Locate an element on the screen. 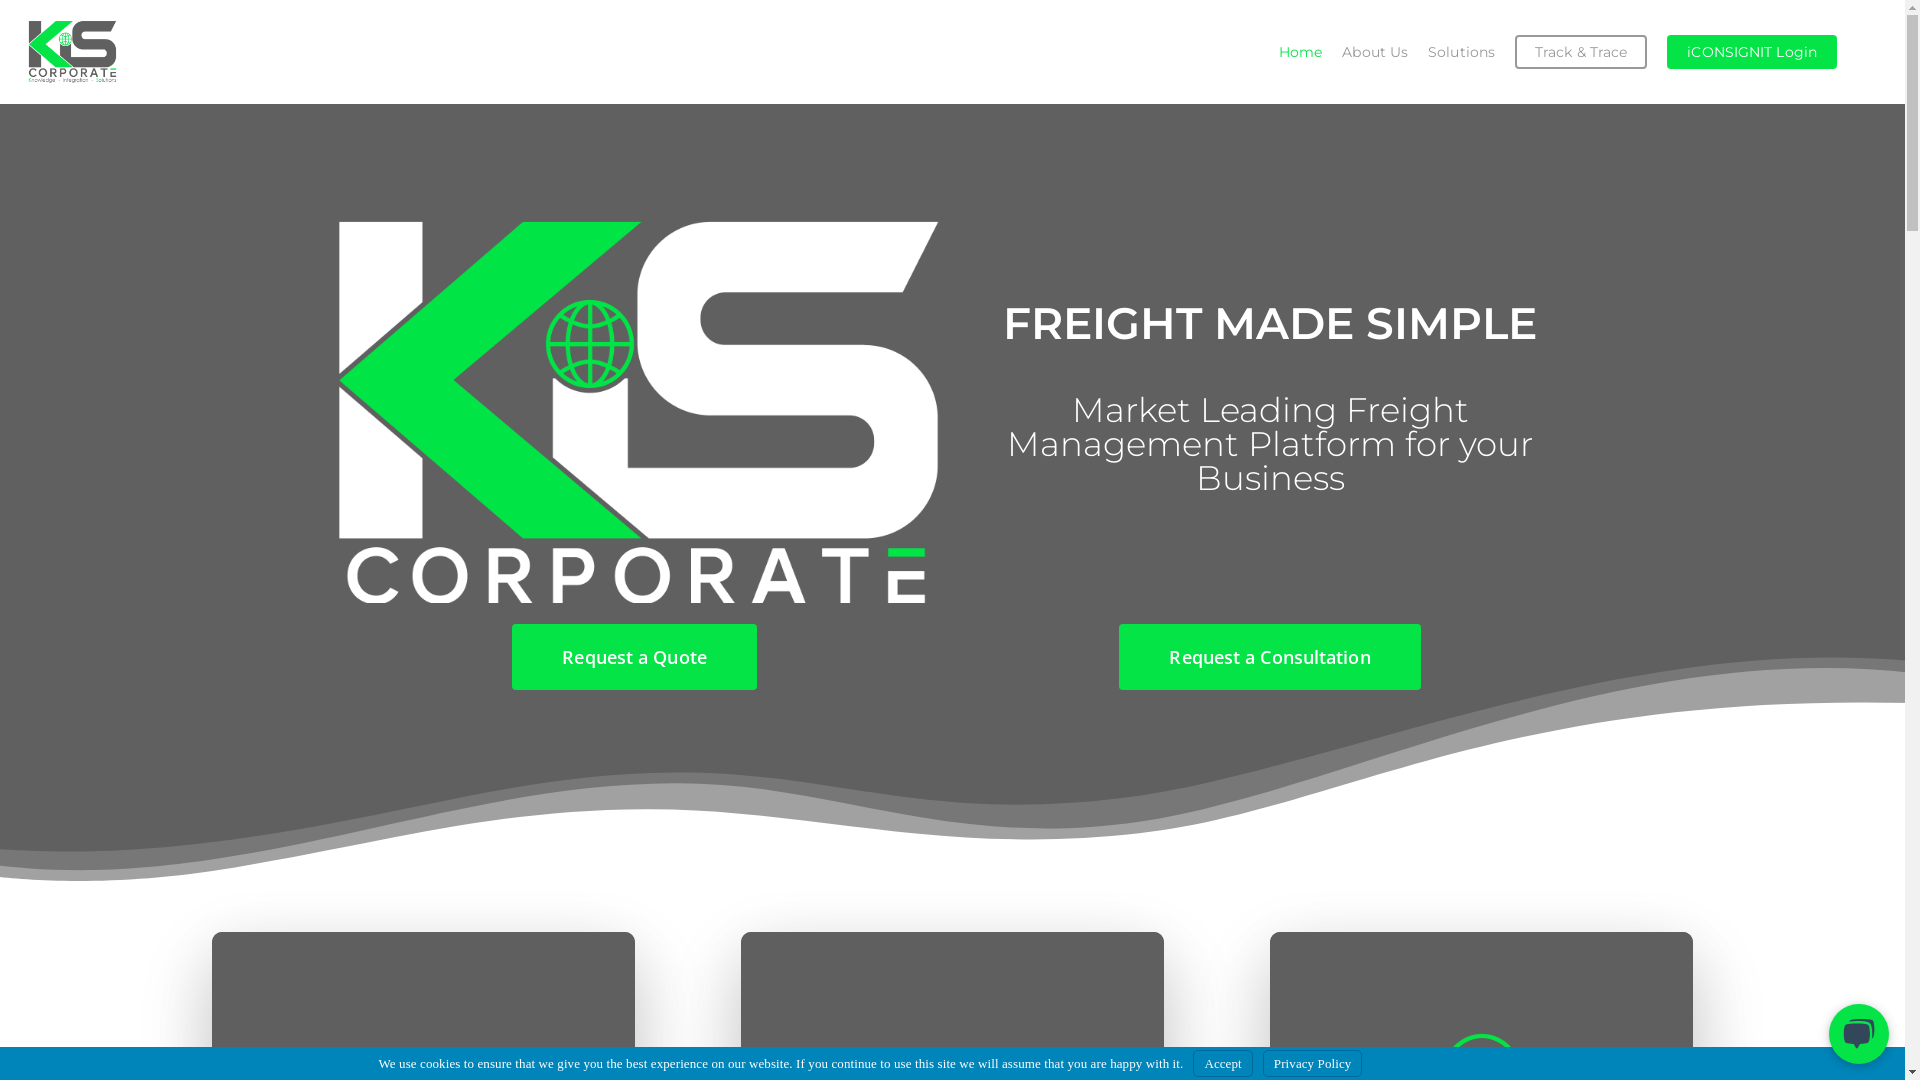 The width and height of the screenshot is (1920, 1080). 'Request a Consultation' is located at coordinates (1268, 656).